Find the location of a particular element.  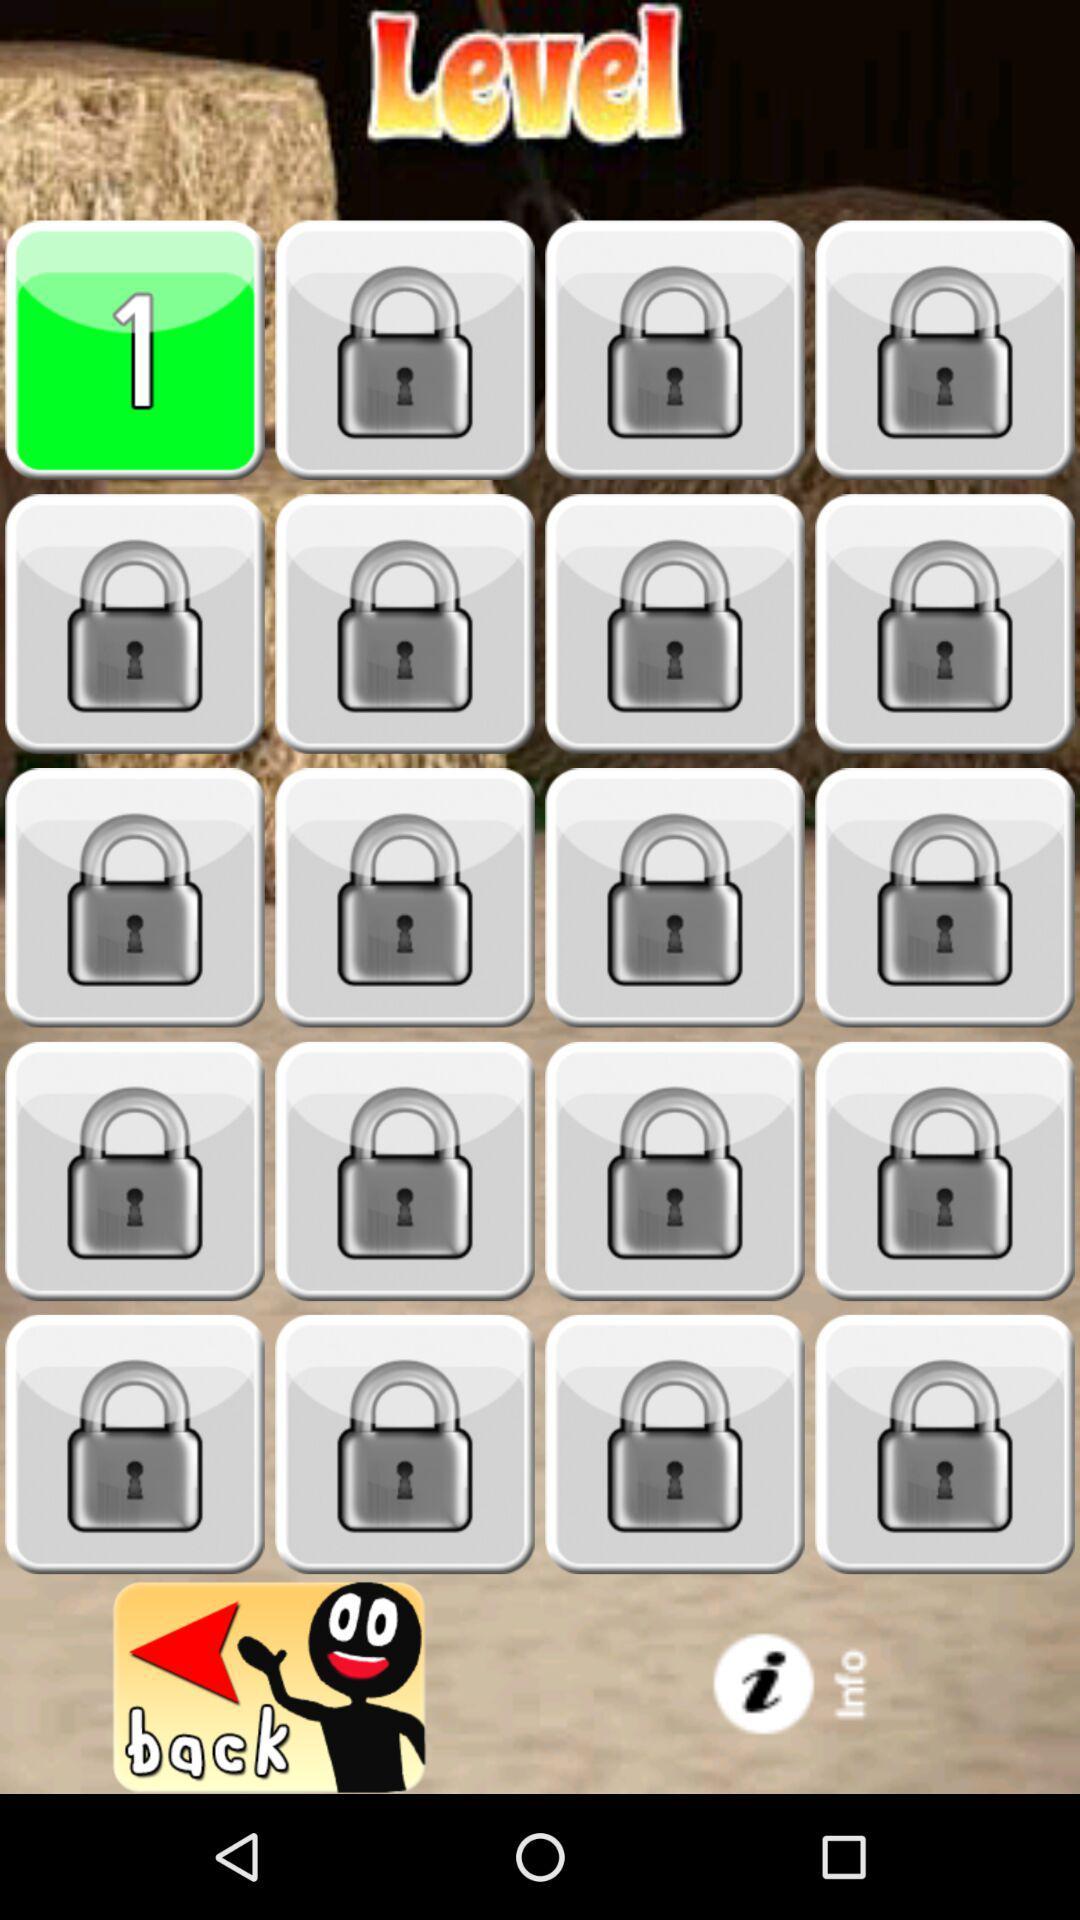

game level of the stage is located at coordinates (675, 897).